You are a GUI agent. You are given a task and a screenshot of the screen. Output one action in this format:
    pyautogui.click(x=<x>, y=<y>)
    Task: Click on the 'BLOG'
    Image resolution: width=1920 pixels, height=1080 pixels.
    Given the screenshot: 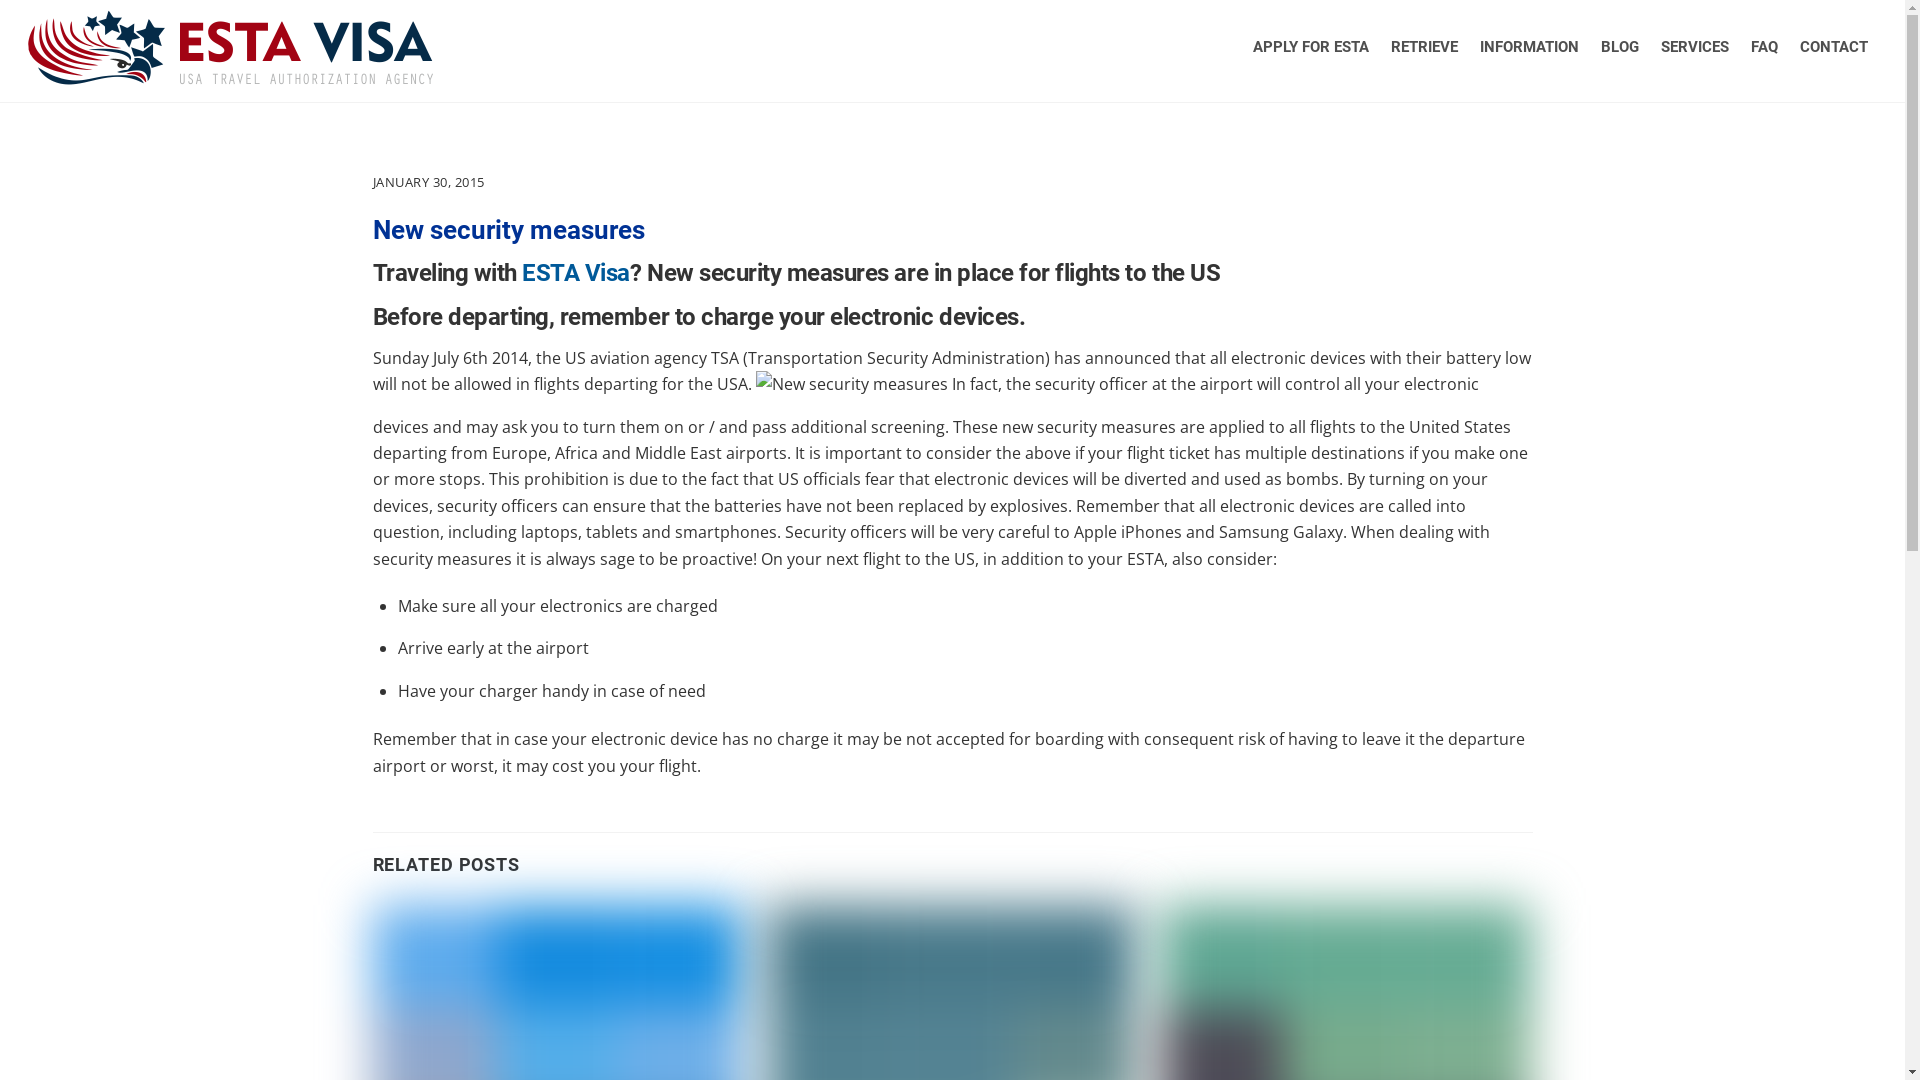 What is the action you would take?
    pyautogui.click(x=1620, y=45)
    